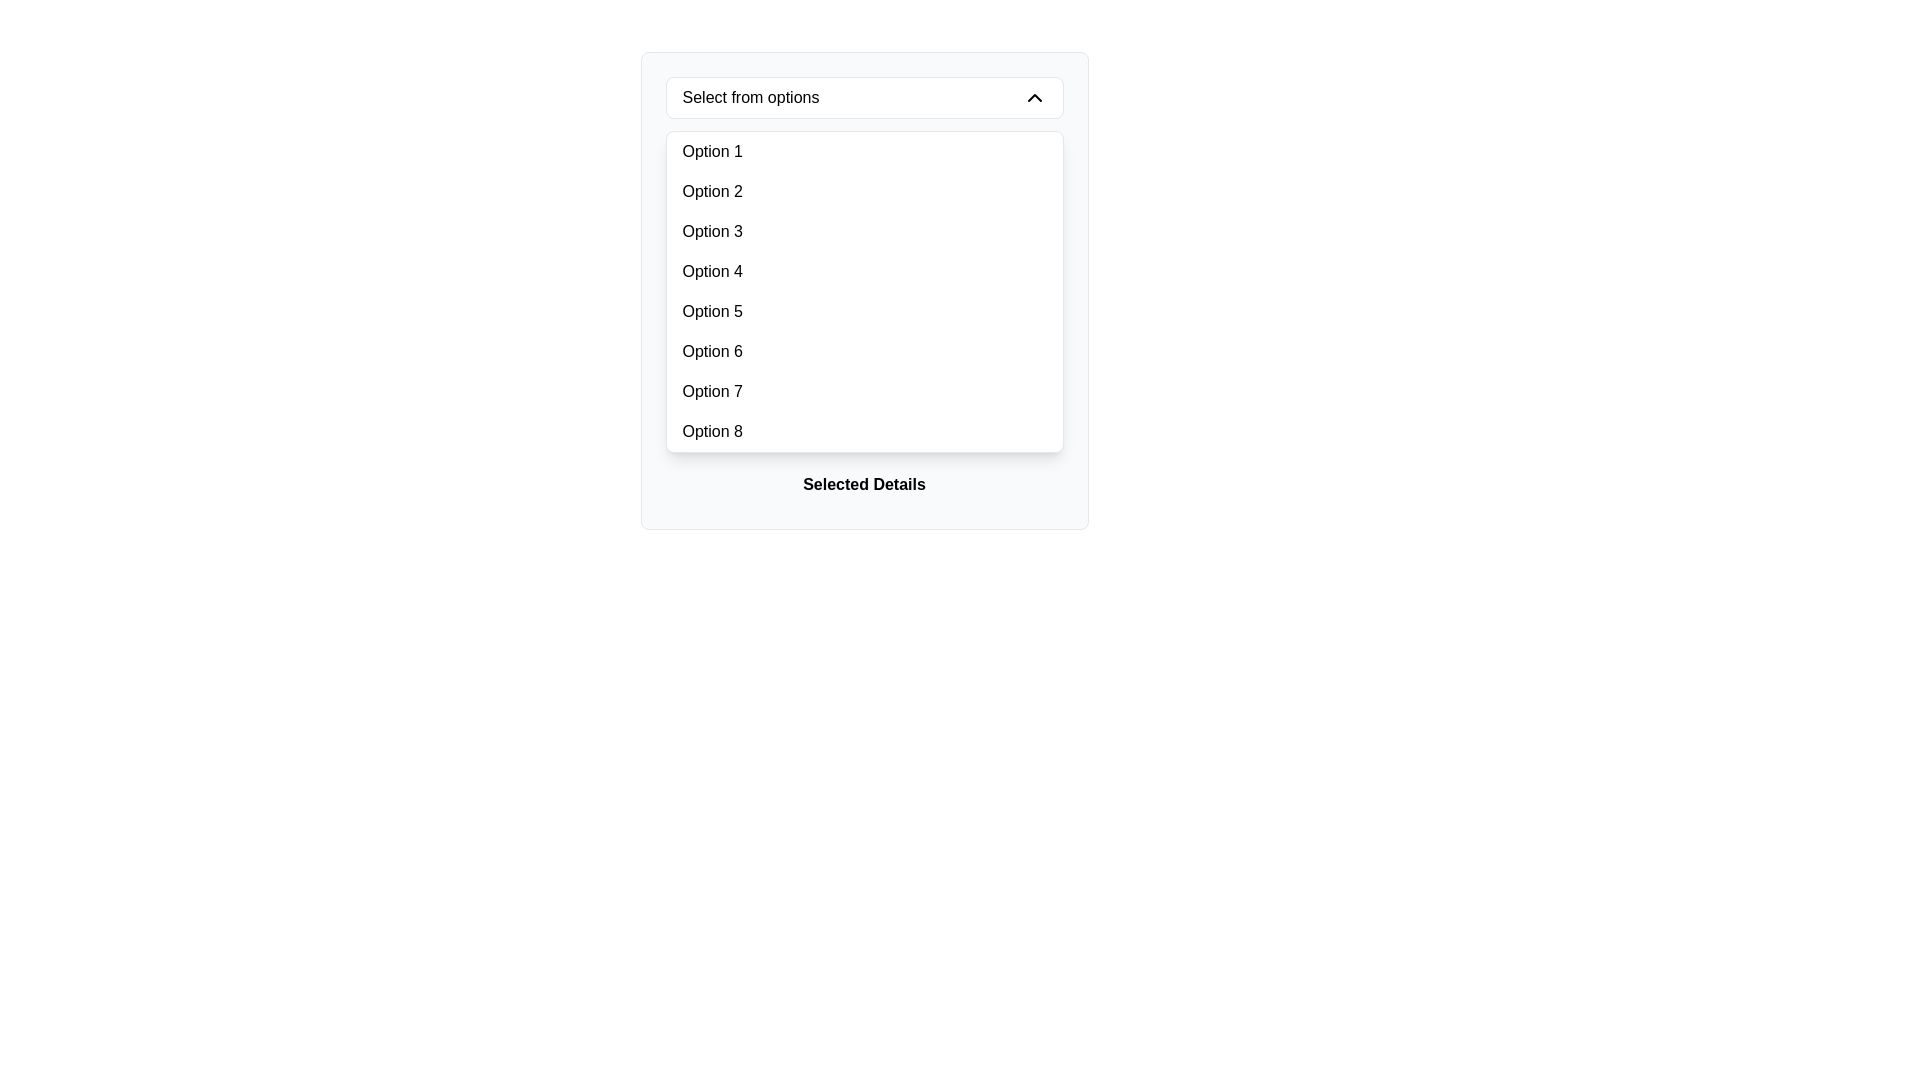 The image size is (1920, 1080). I want to click on the 'Option 7' text label in the dropdown menu, so click(712, 392).